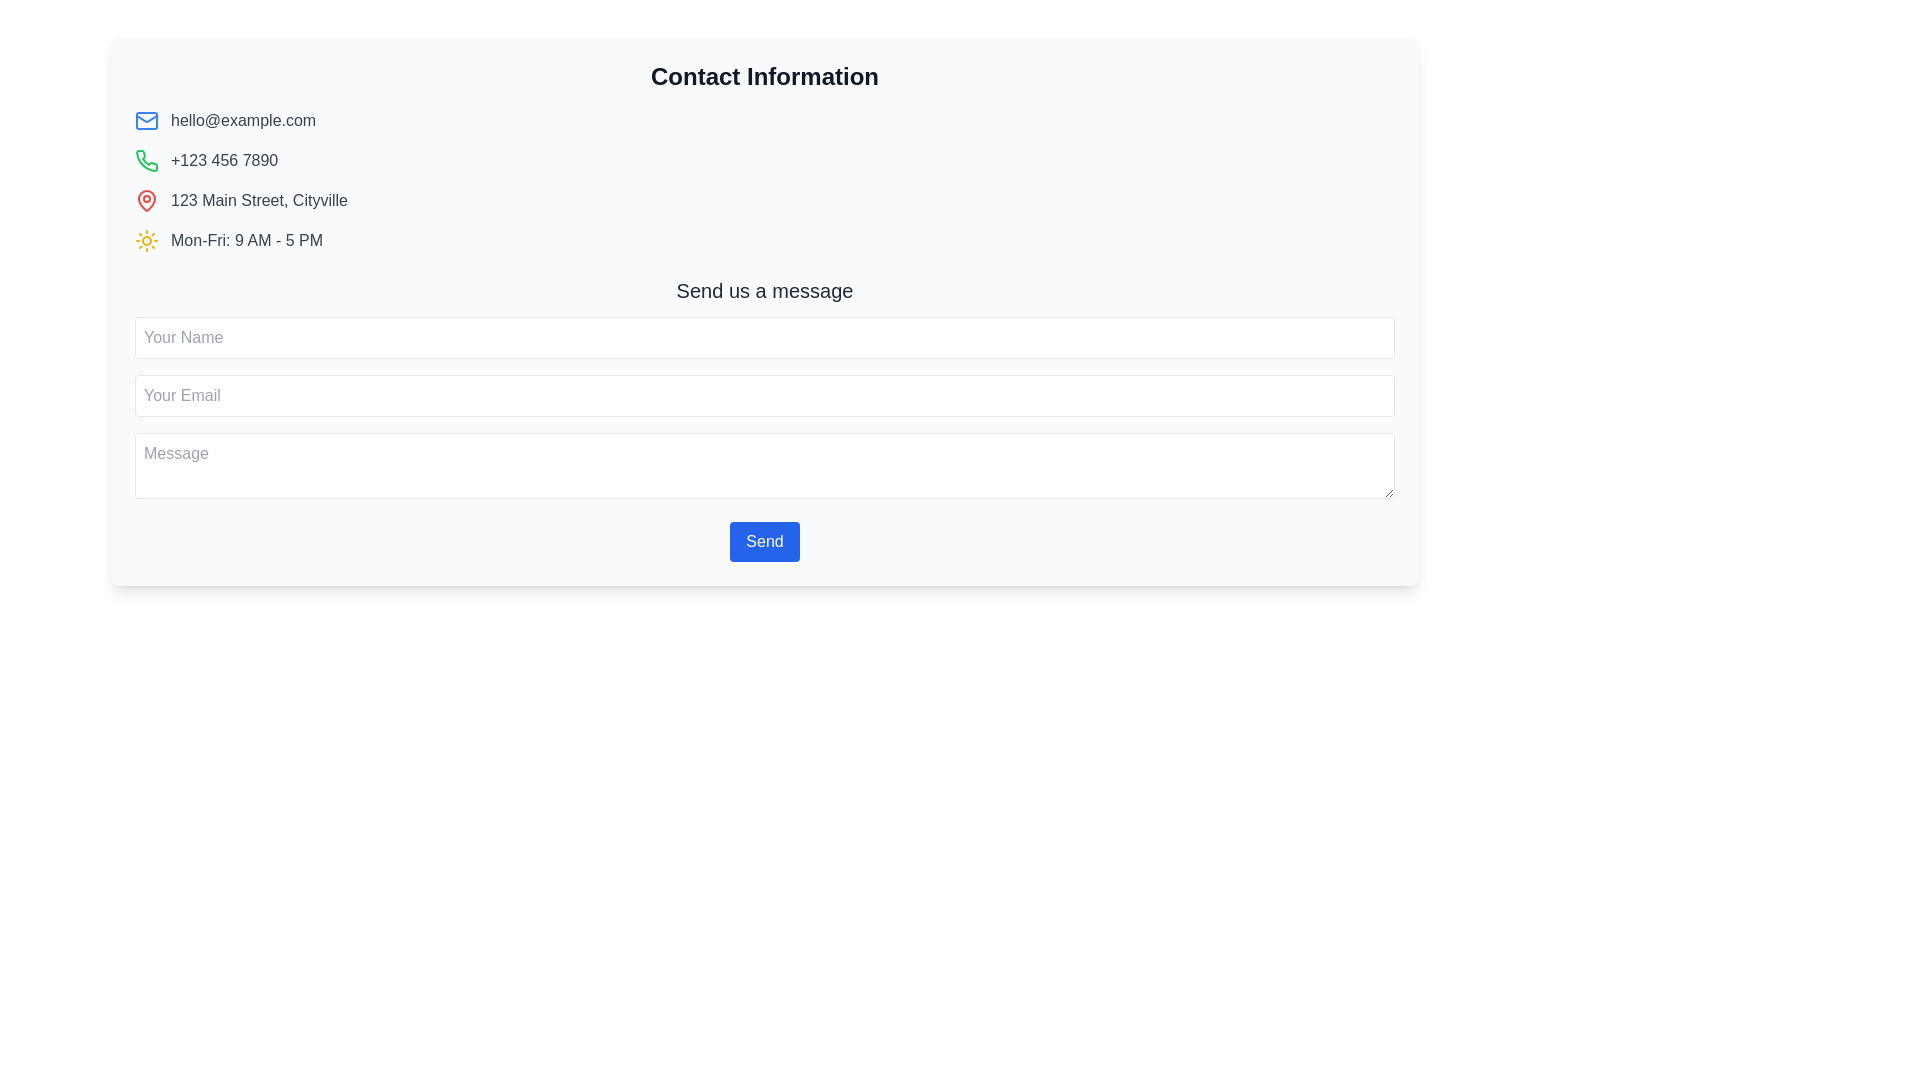 This screenshot has width=1920, height=1080. I want to click on the green phone receiver icon representing the phone contact information for the number '+123 456 7890' in the 'Contact Information' section, so click(146, 159).